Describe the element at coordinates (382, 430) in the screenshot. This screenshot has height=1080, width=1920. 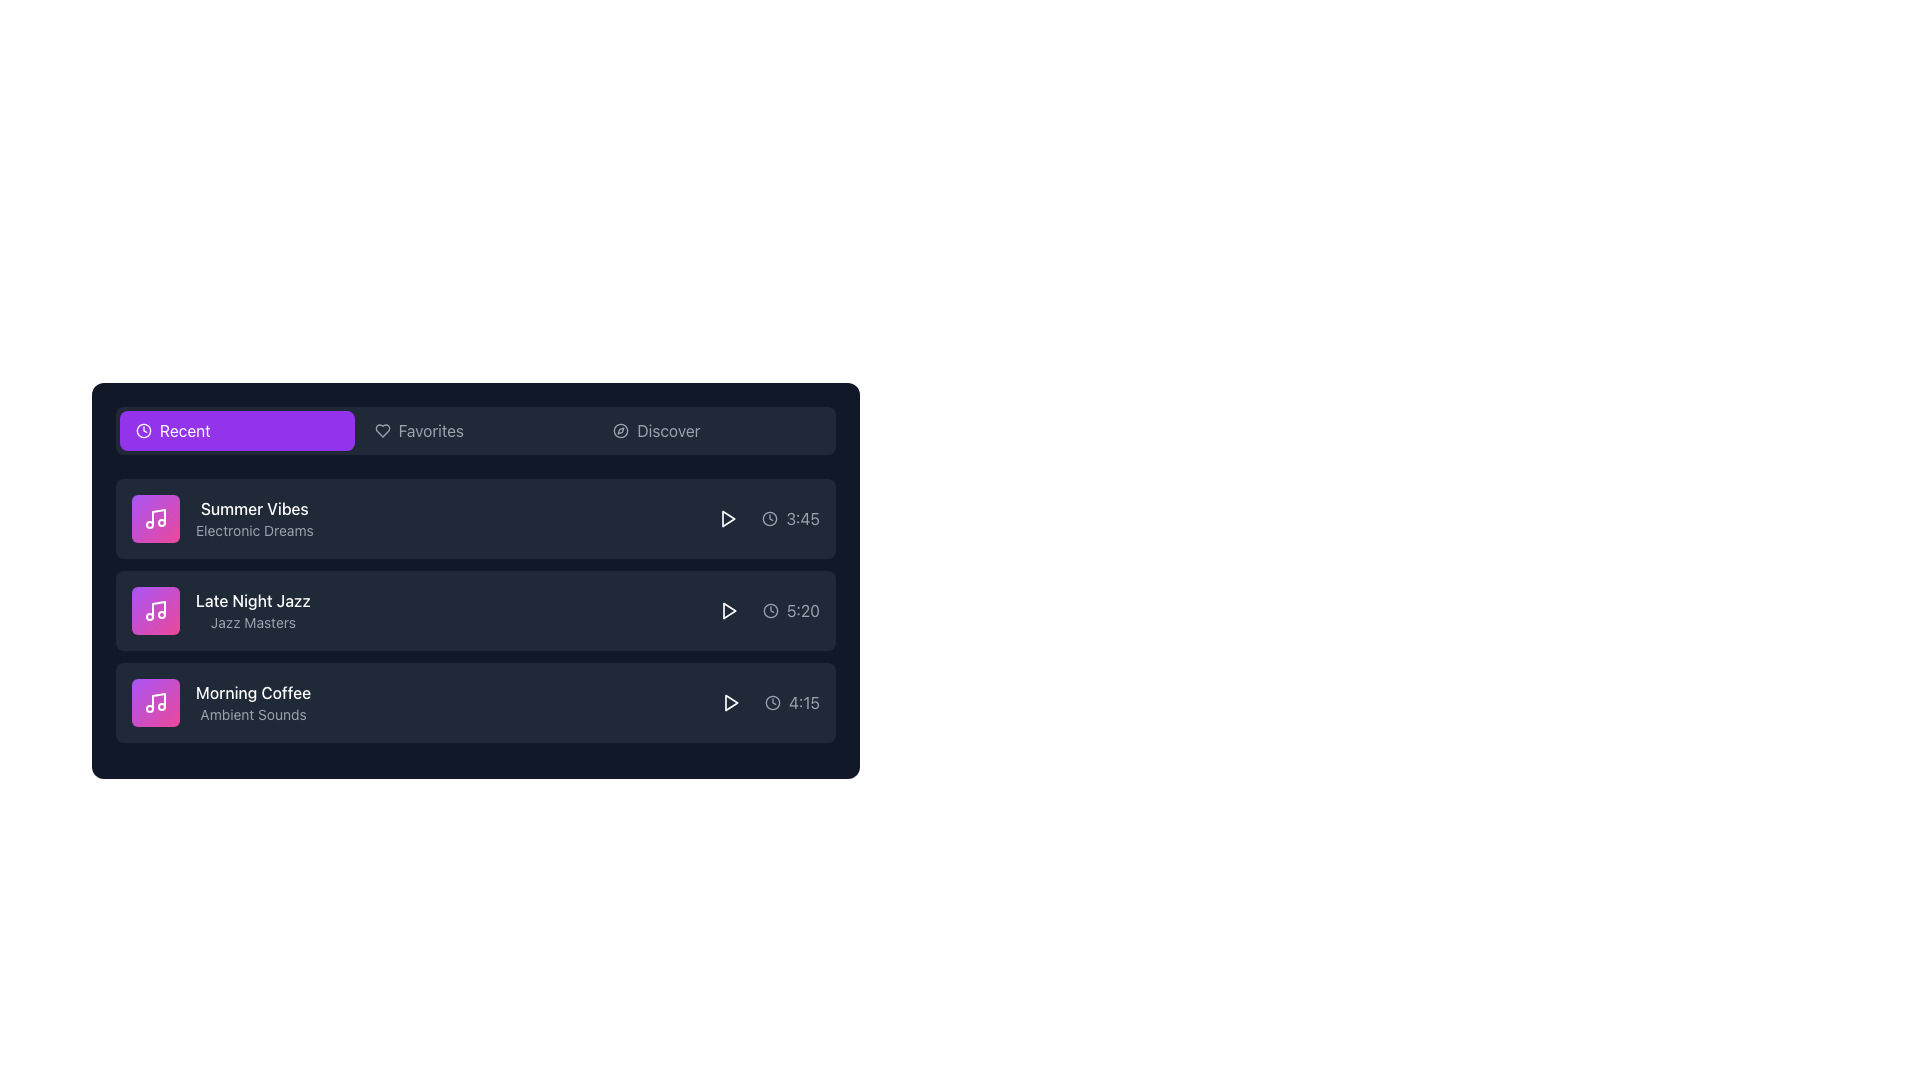
I see `the heart-shaped icon in the navigation bar associated with 'Favorites', located slightly to the left of the text label` at that location.